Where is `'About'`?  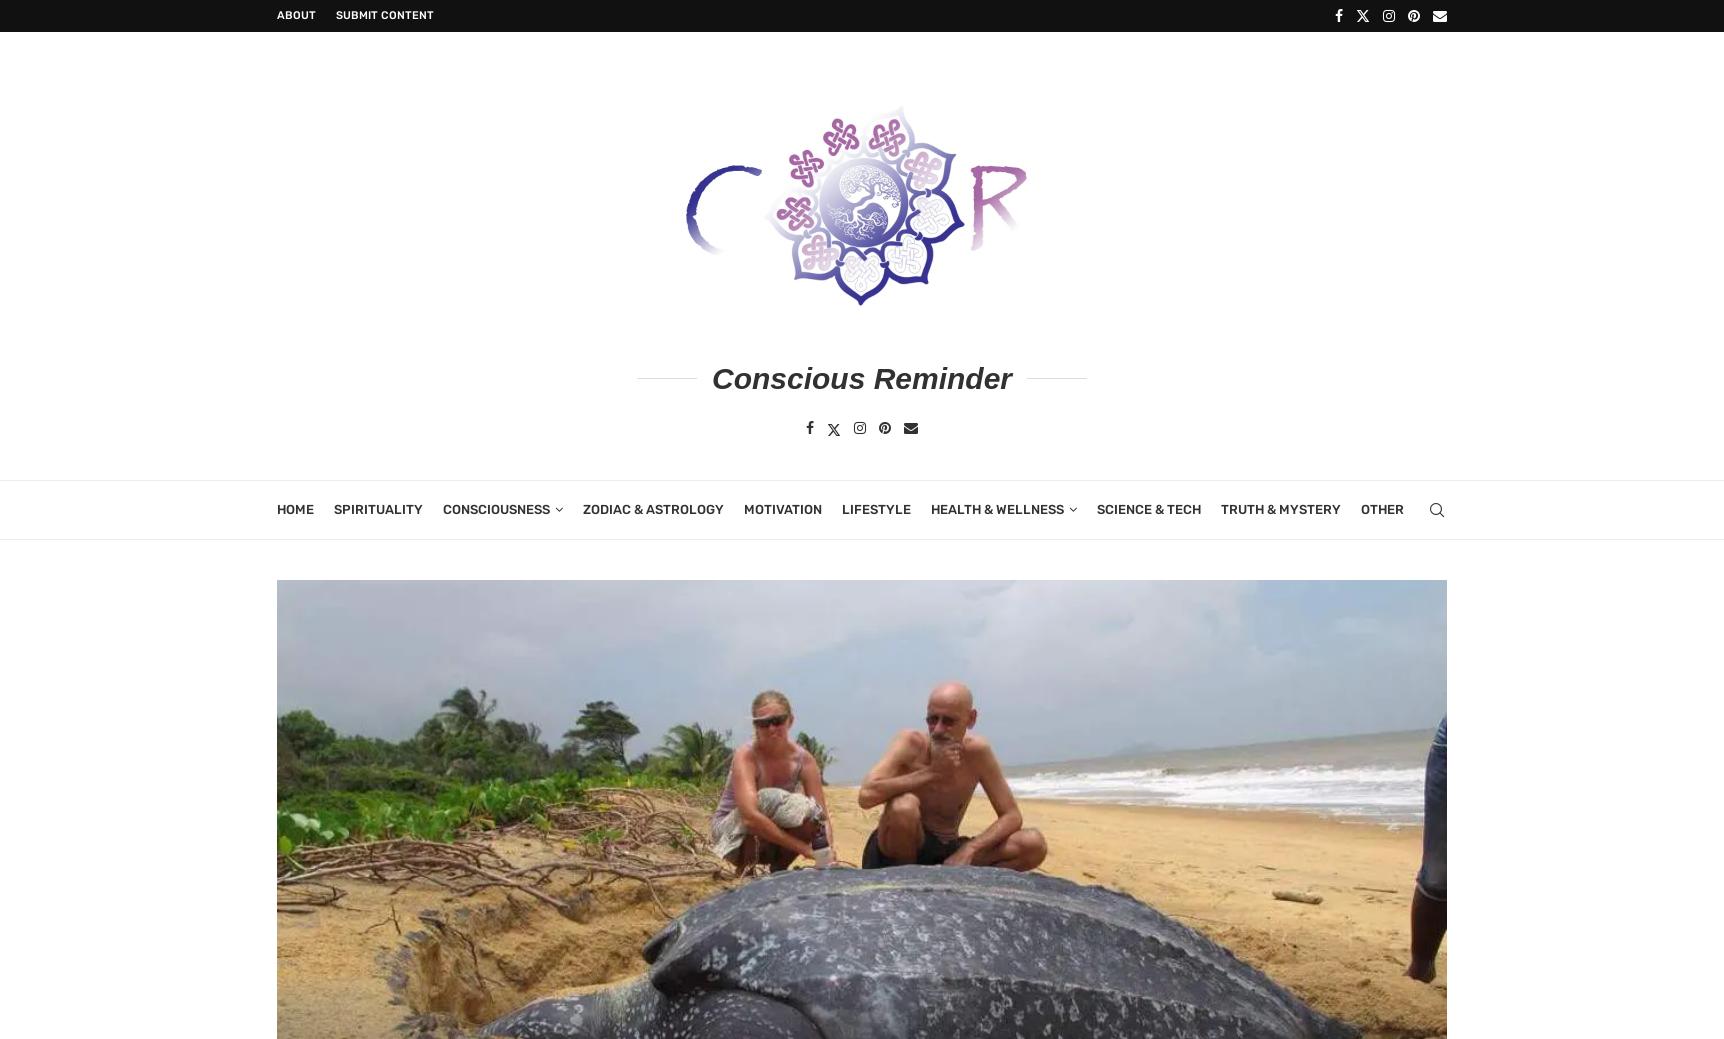
'About' is located at coordinates (296, 14).